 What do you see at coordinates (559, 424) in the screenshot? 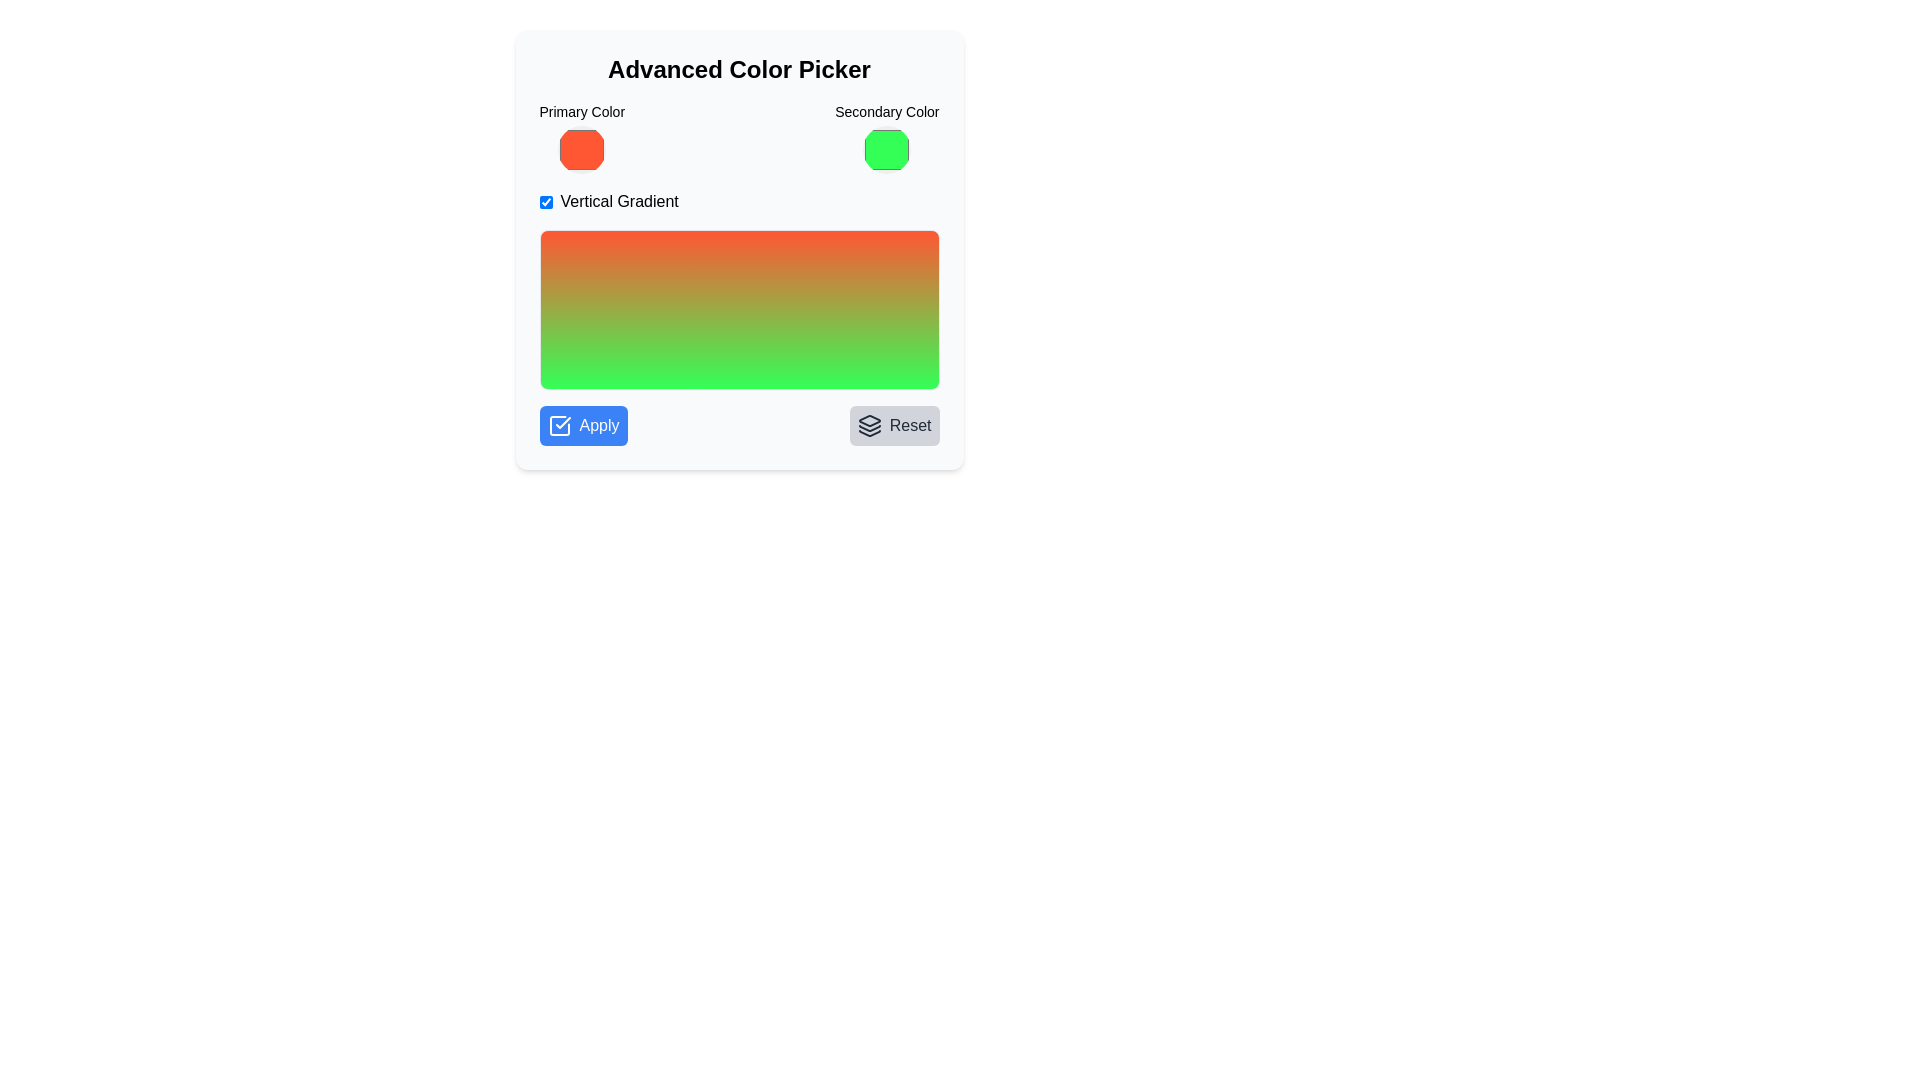
I see `the 'Apply' button's icon located within the modal window, positioned to the left of the 'Reset' button` at bounding box center [559, 424].